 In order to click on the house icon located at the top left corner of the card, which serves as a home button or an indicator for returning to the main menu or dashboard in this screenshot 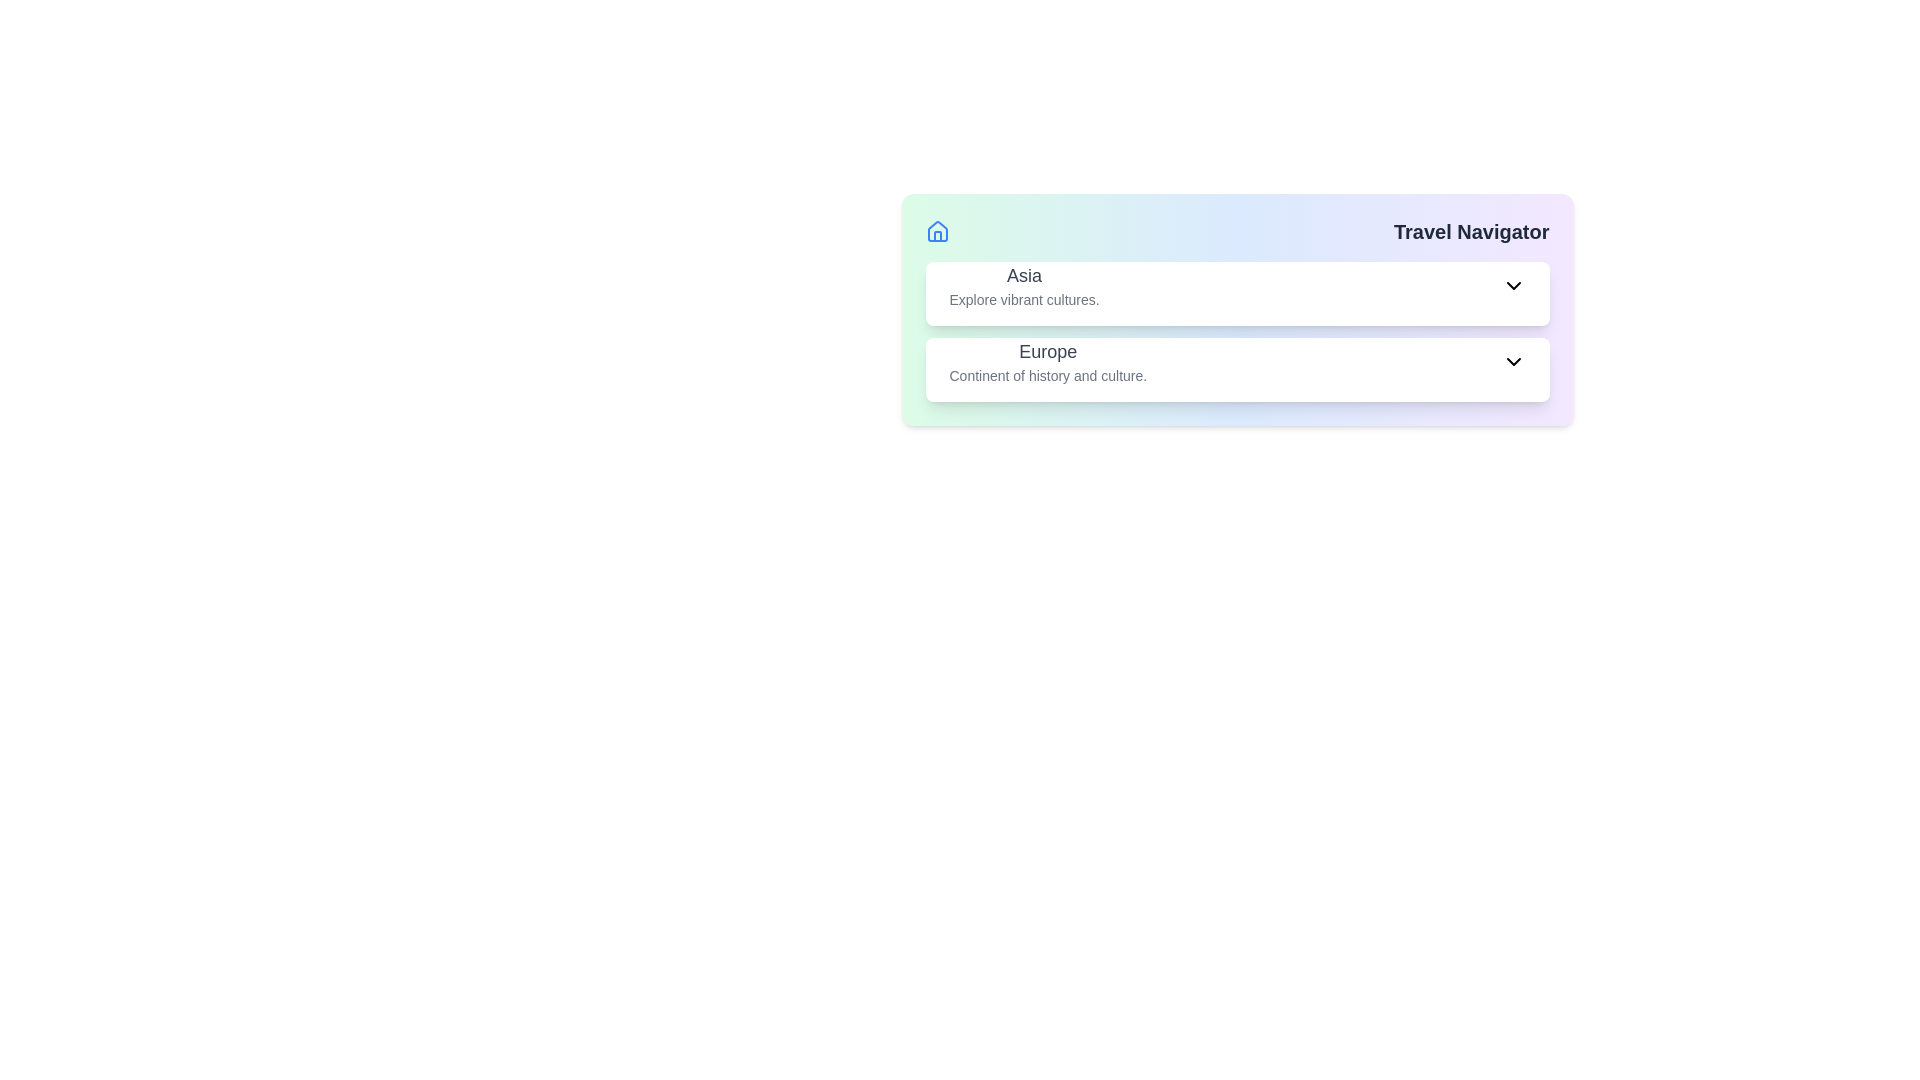, I will do `click(936, 235)`.